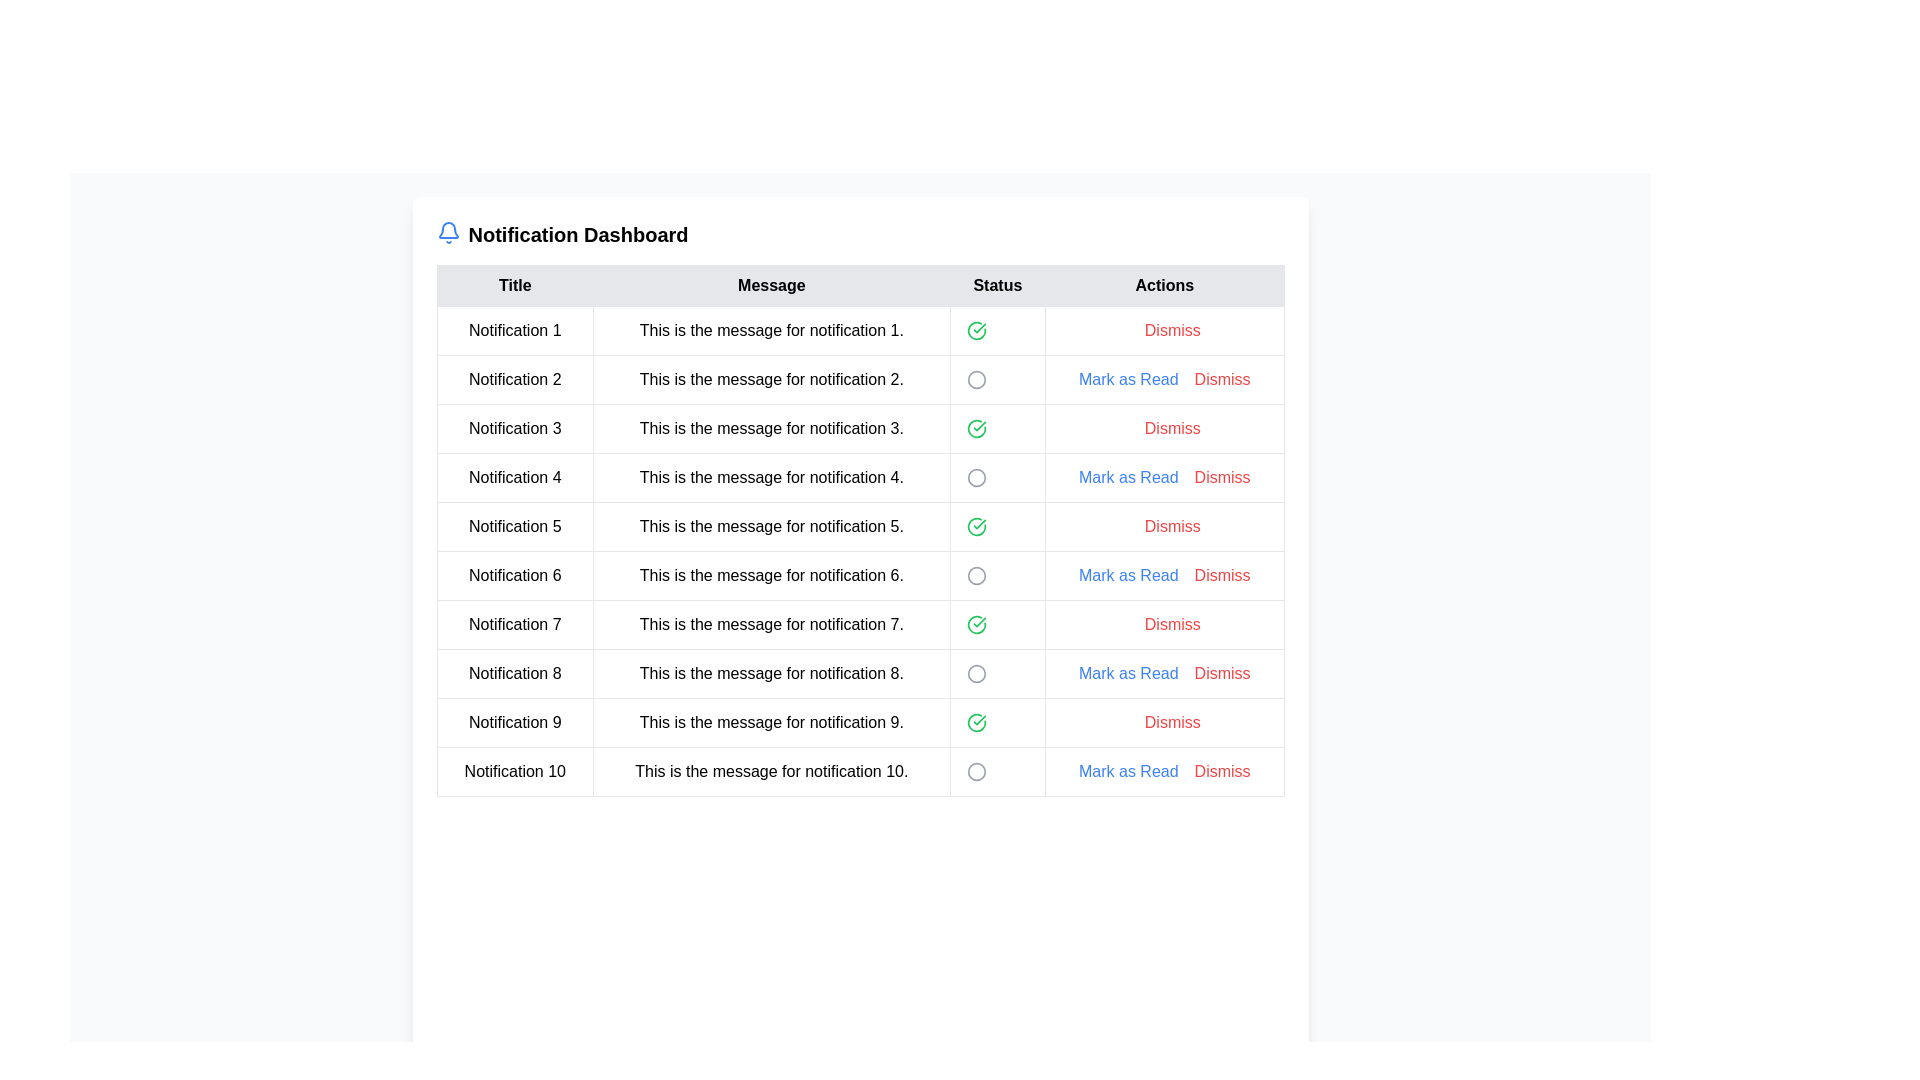 This screenshot has width=1920, height=1080. What do you see at coordinates (1172, 427) in the screenshot?
I see `the Button-like text link` at bounding box center [1172, 427].